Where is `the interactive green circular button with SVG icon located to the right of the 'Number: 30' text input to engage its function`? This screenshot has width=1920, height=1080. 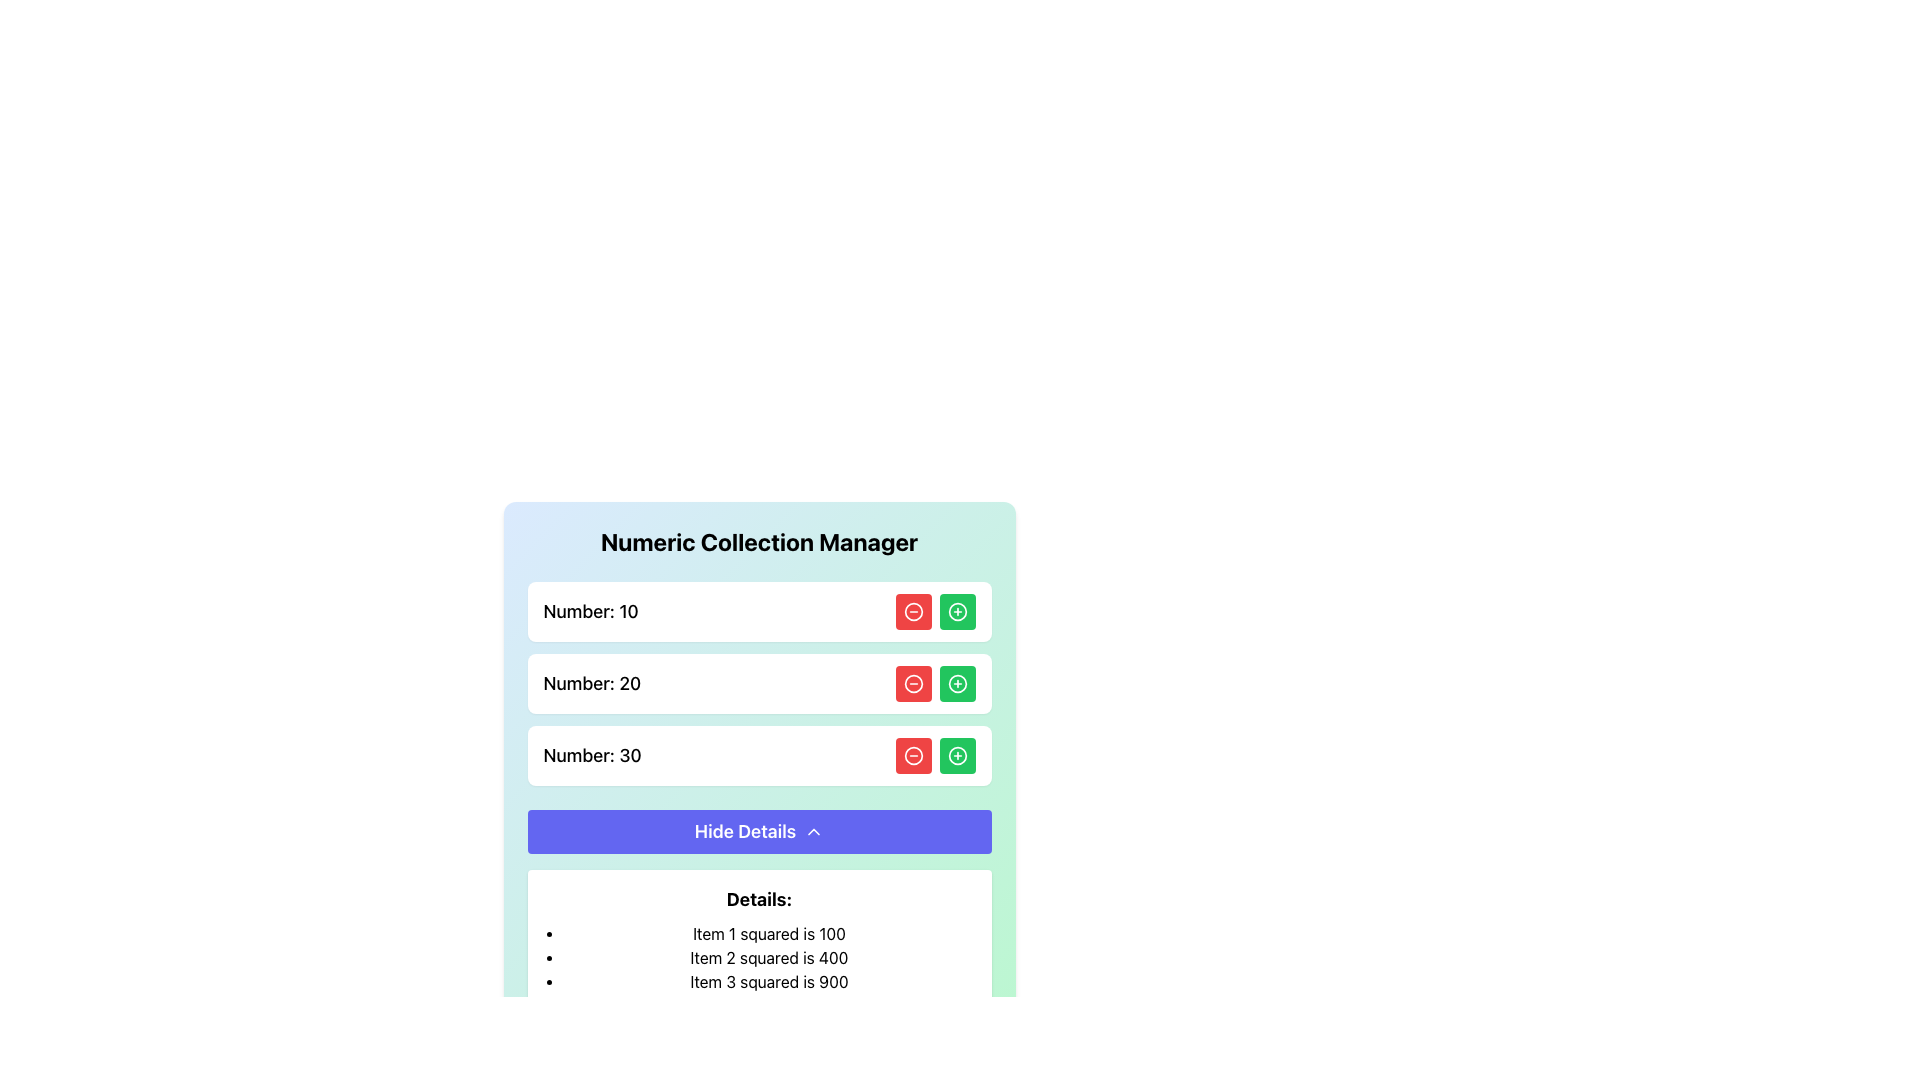
the interactive green circular button with SVG icon located to the right of the 'Number: 30' text input to engage its function is located at coordinates (956, 611).